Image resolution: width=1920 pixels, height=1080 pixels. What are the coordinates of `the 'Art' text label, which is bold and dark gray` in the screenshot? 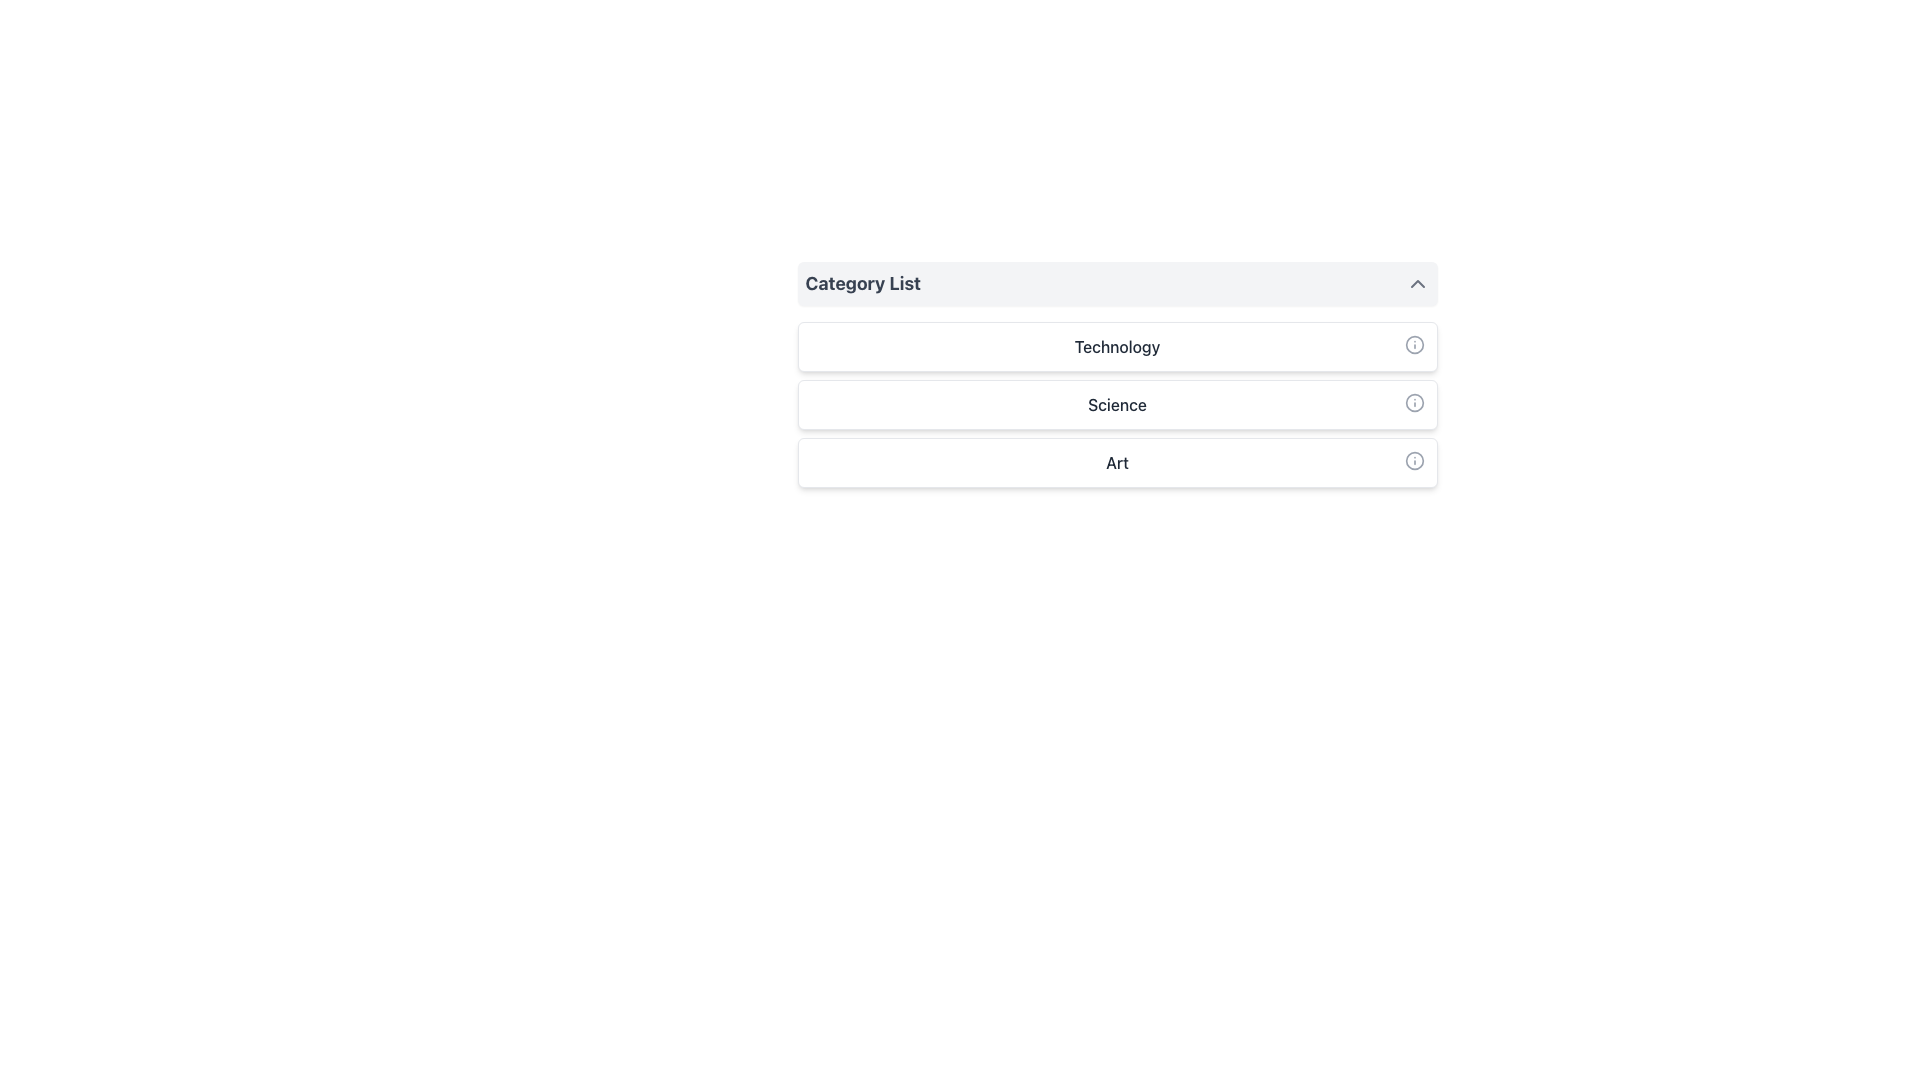 It's located at (1116, 462).